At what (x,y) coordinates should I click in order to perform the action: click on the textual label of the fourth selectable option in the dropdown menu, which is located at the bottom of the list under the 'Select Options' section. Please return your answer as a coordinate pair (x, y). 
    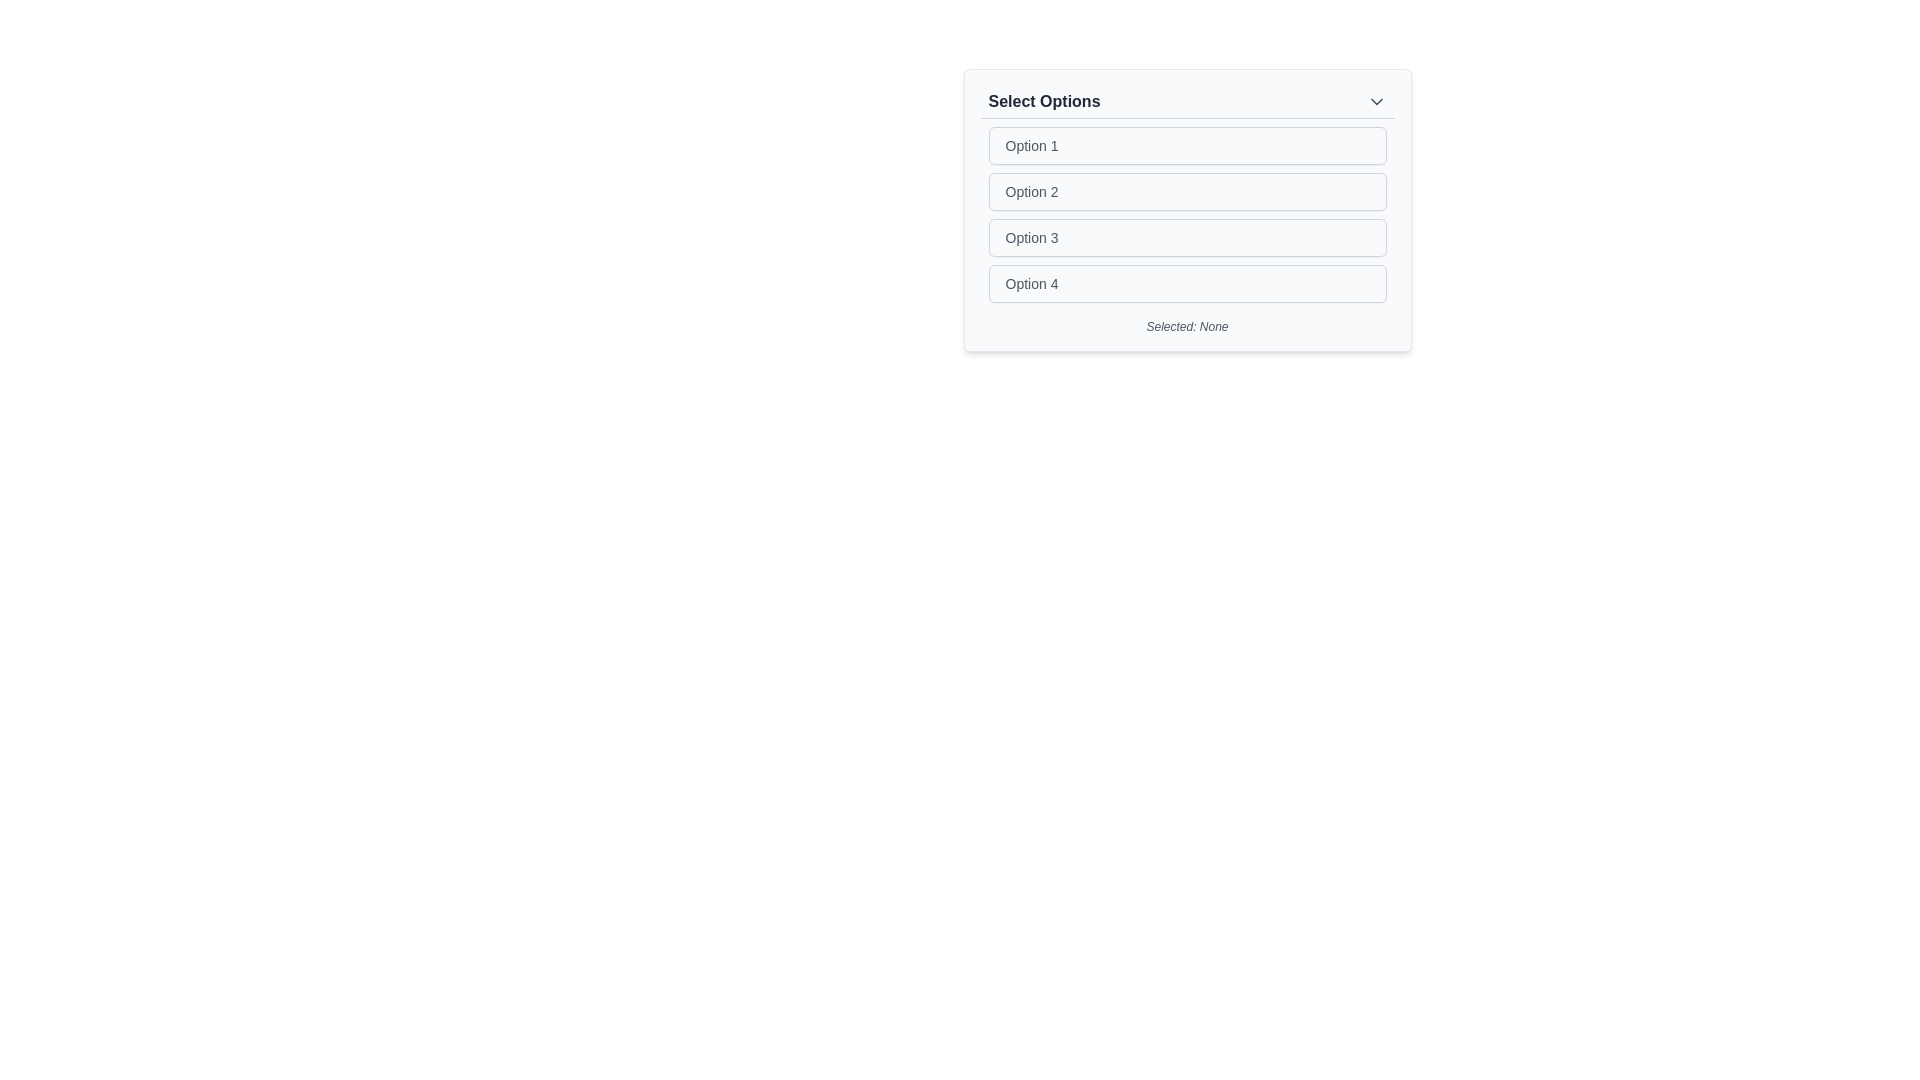
    Looking at the image, I should click on (1032, 284).